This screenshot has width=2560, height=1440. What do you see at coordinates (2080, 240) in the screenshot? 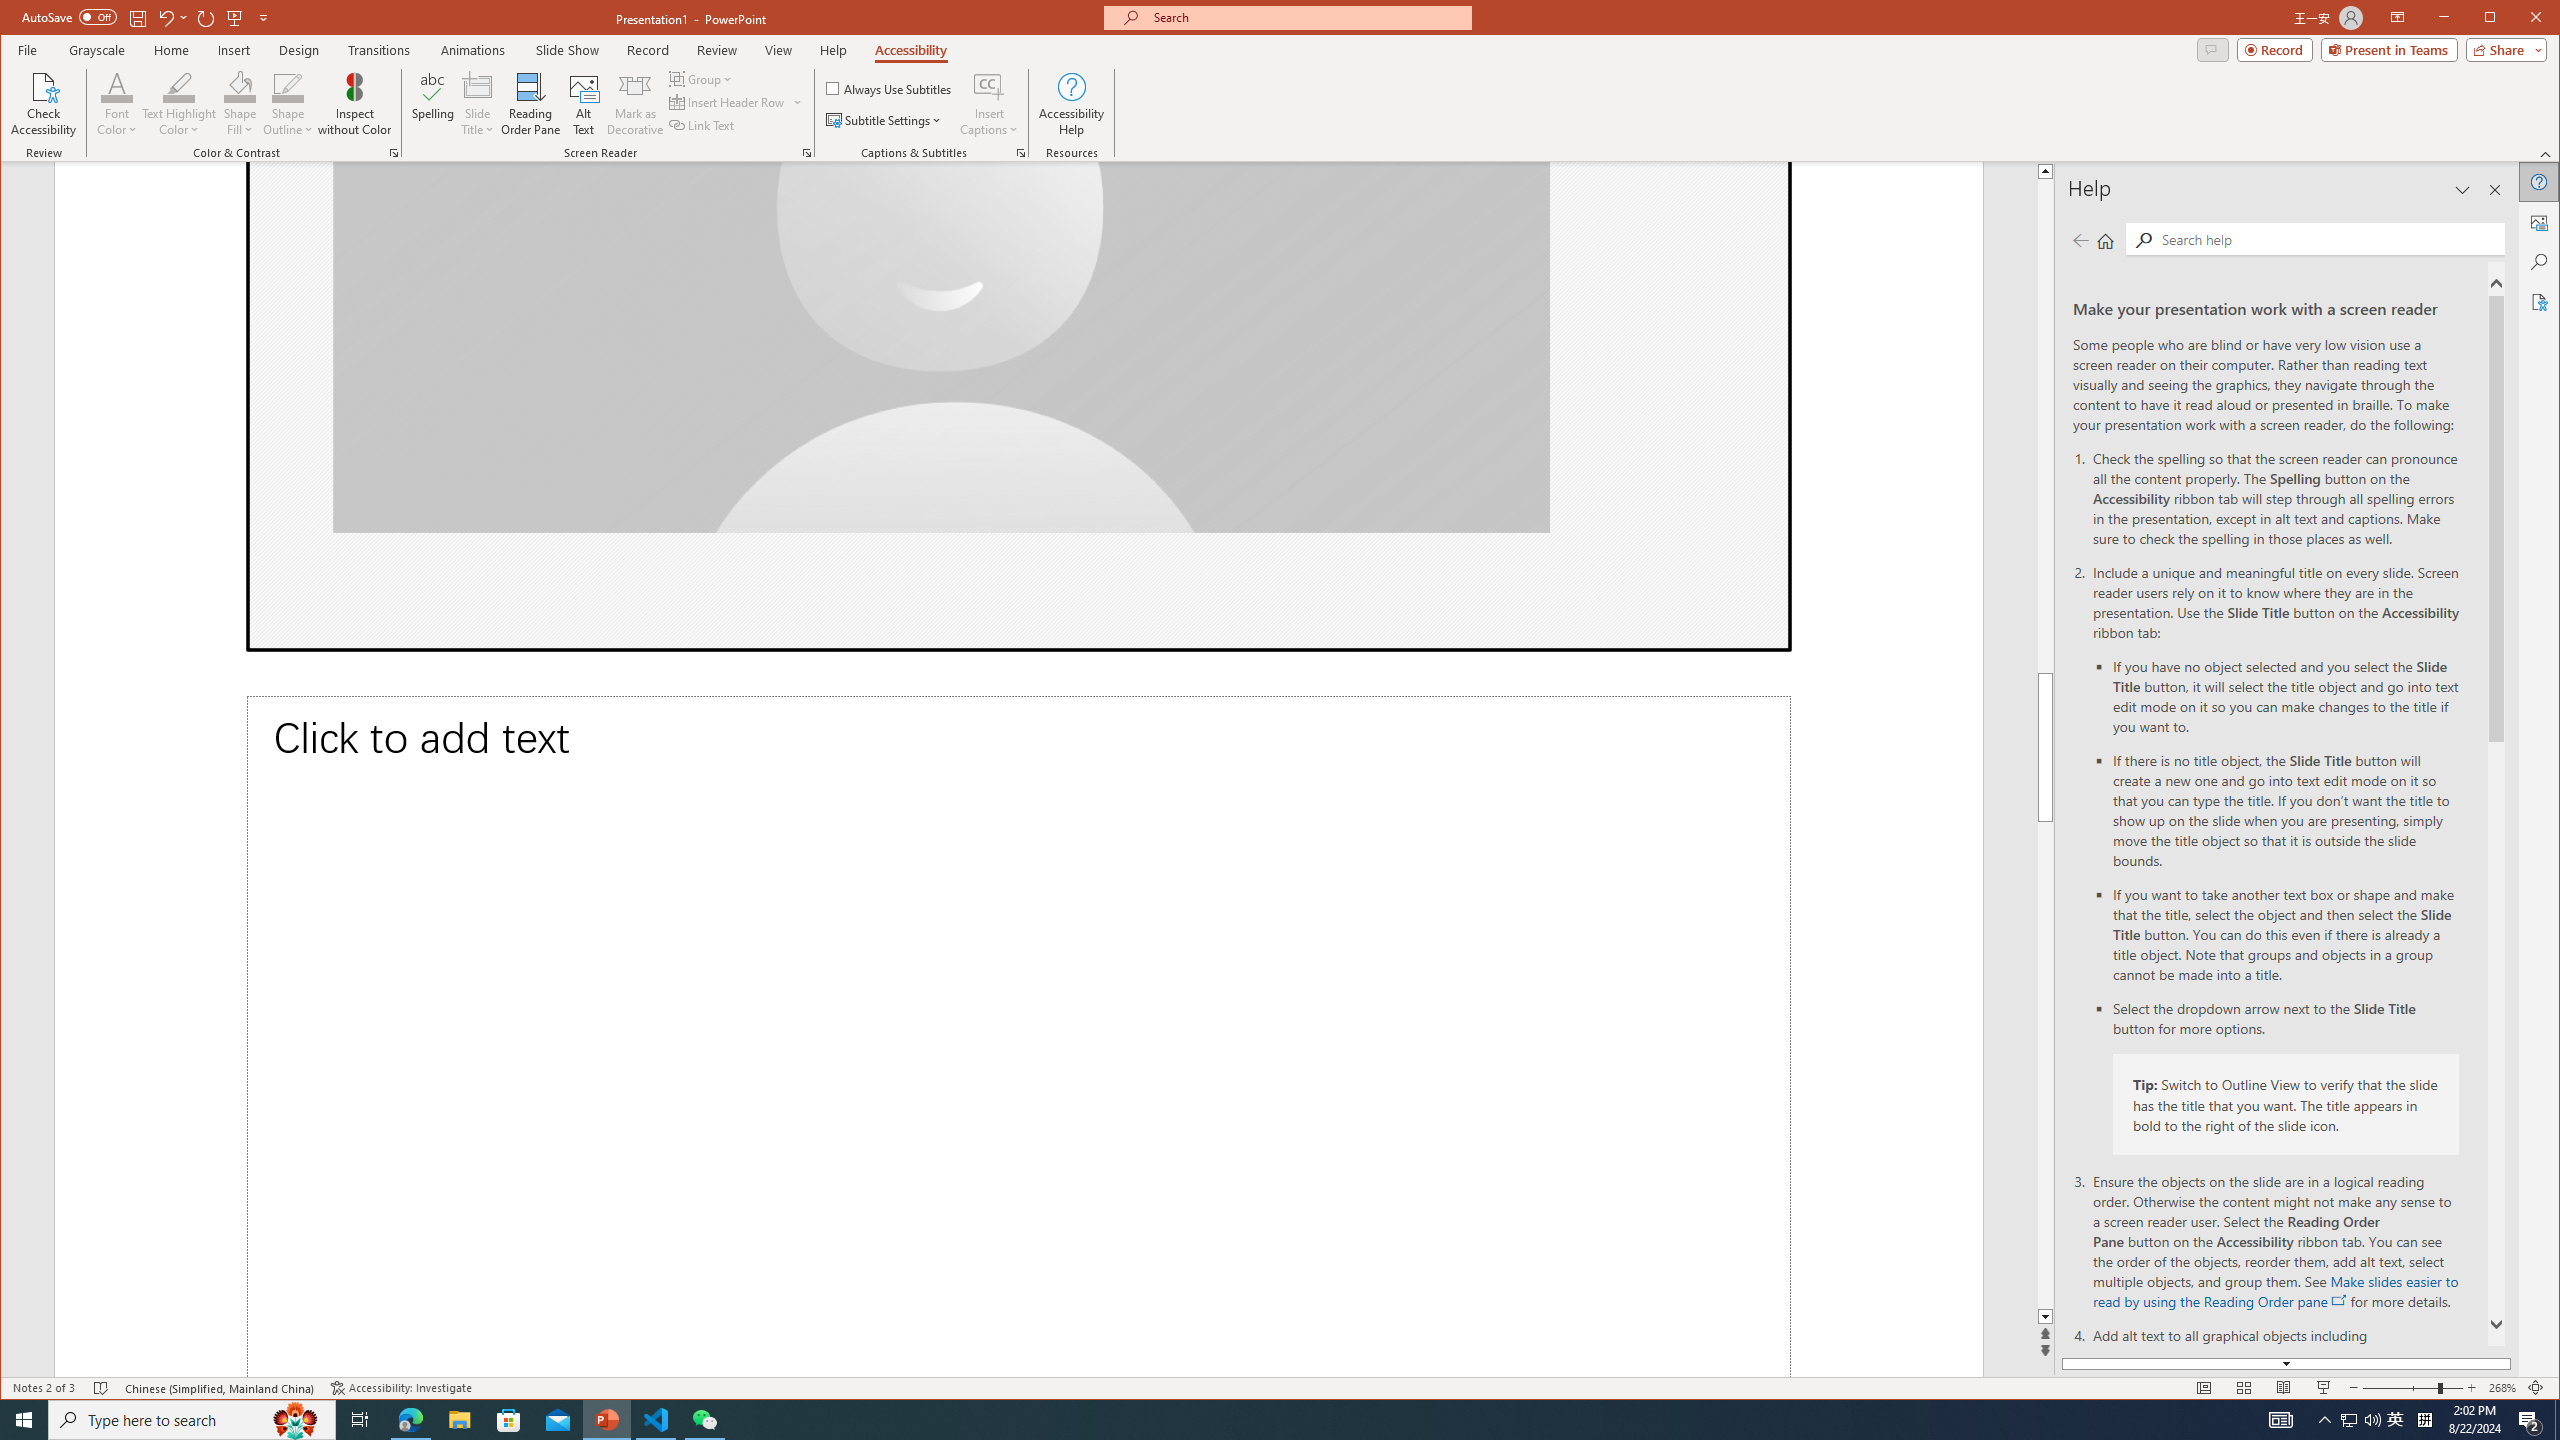
I see `'Previous page'` at bounding box center [2080, 240].